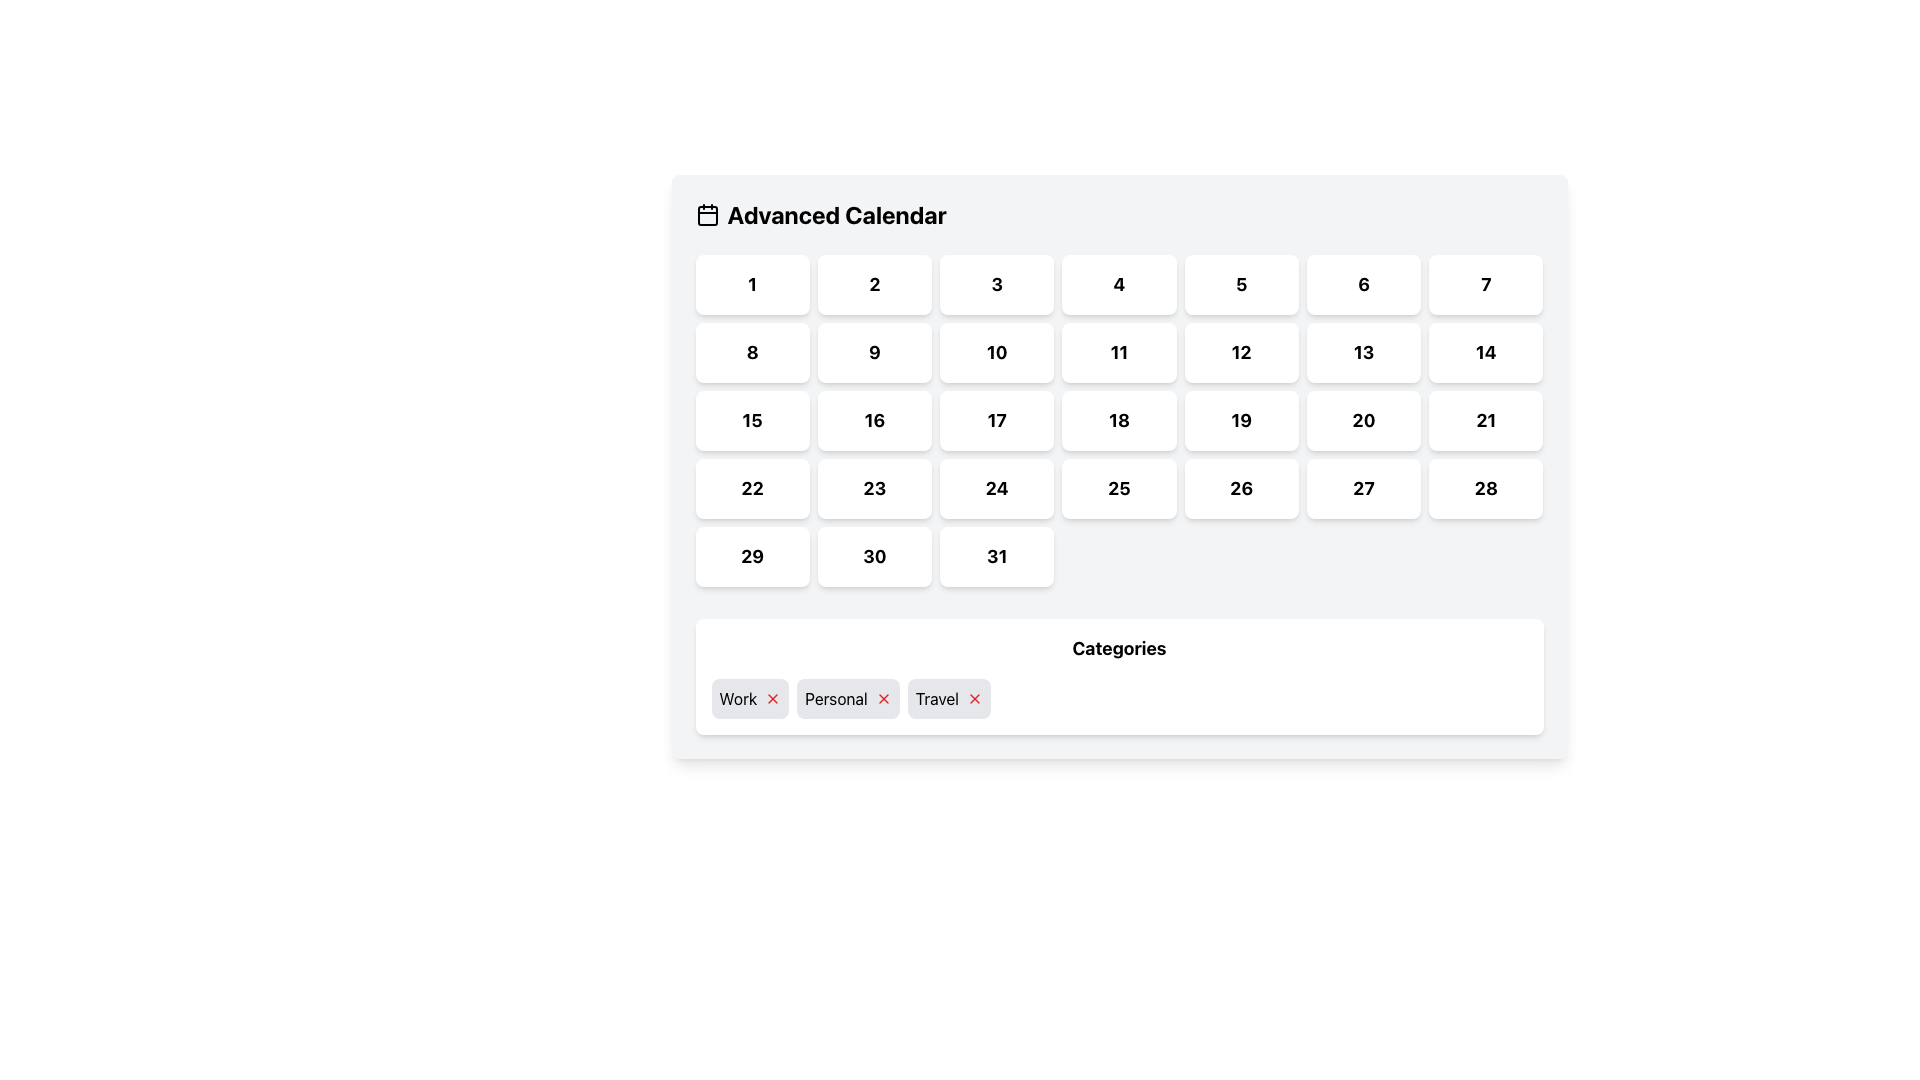 This screenshot has height=1080, width=1920. What do you see at coordinates (874, 556) in the screenshot?
I see `the day number '30' displayed in the calendar view` at bounding box center [874, 556].